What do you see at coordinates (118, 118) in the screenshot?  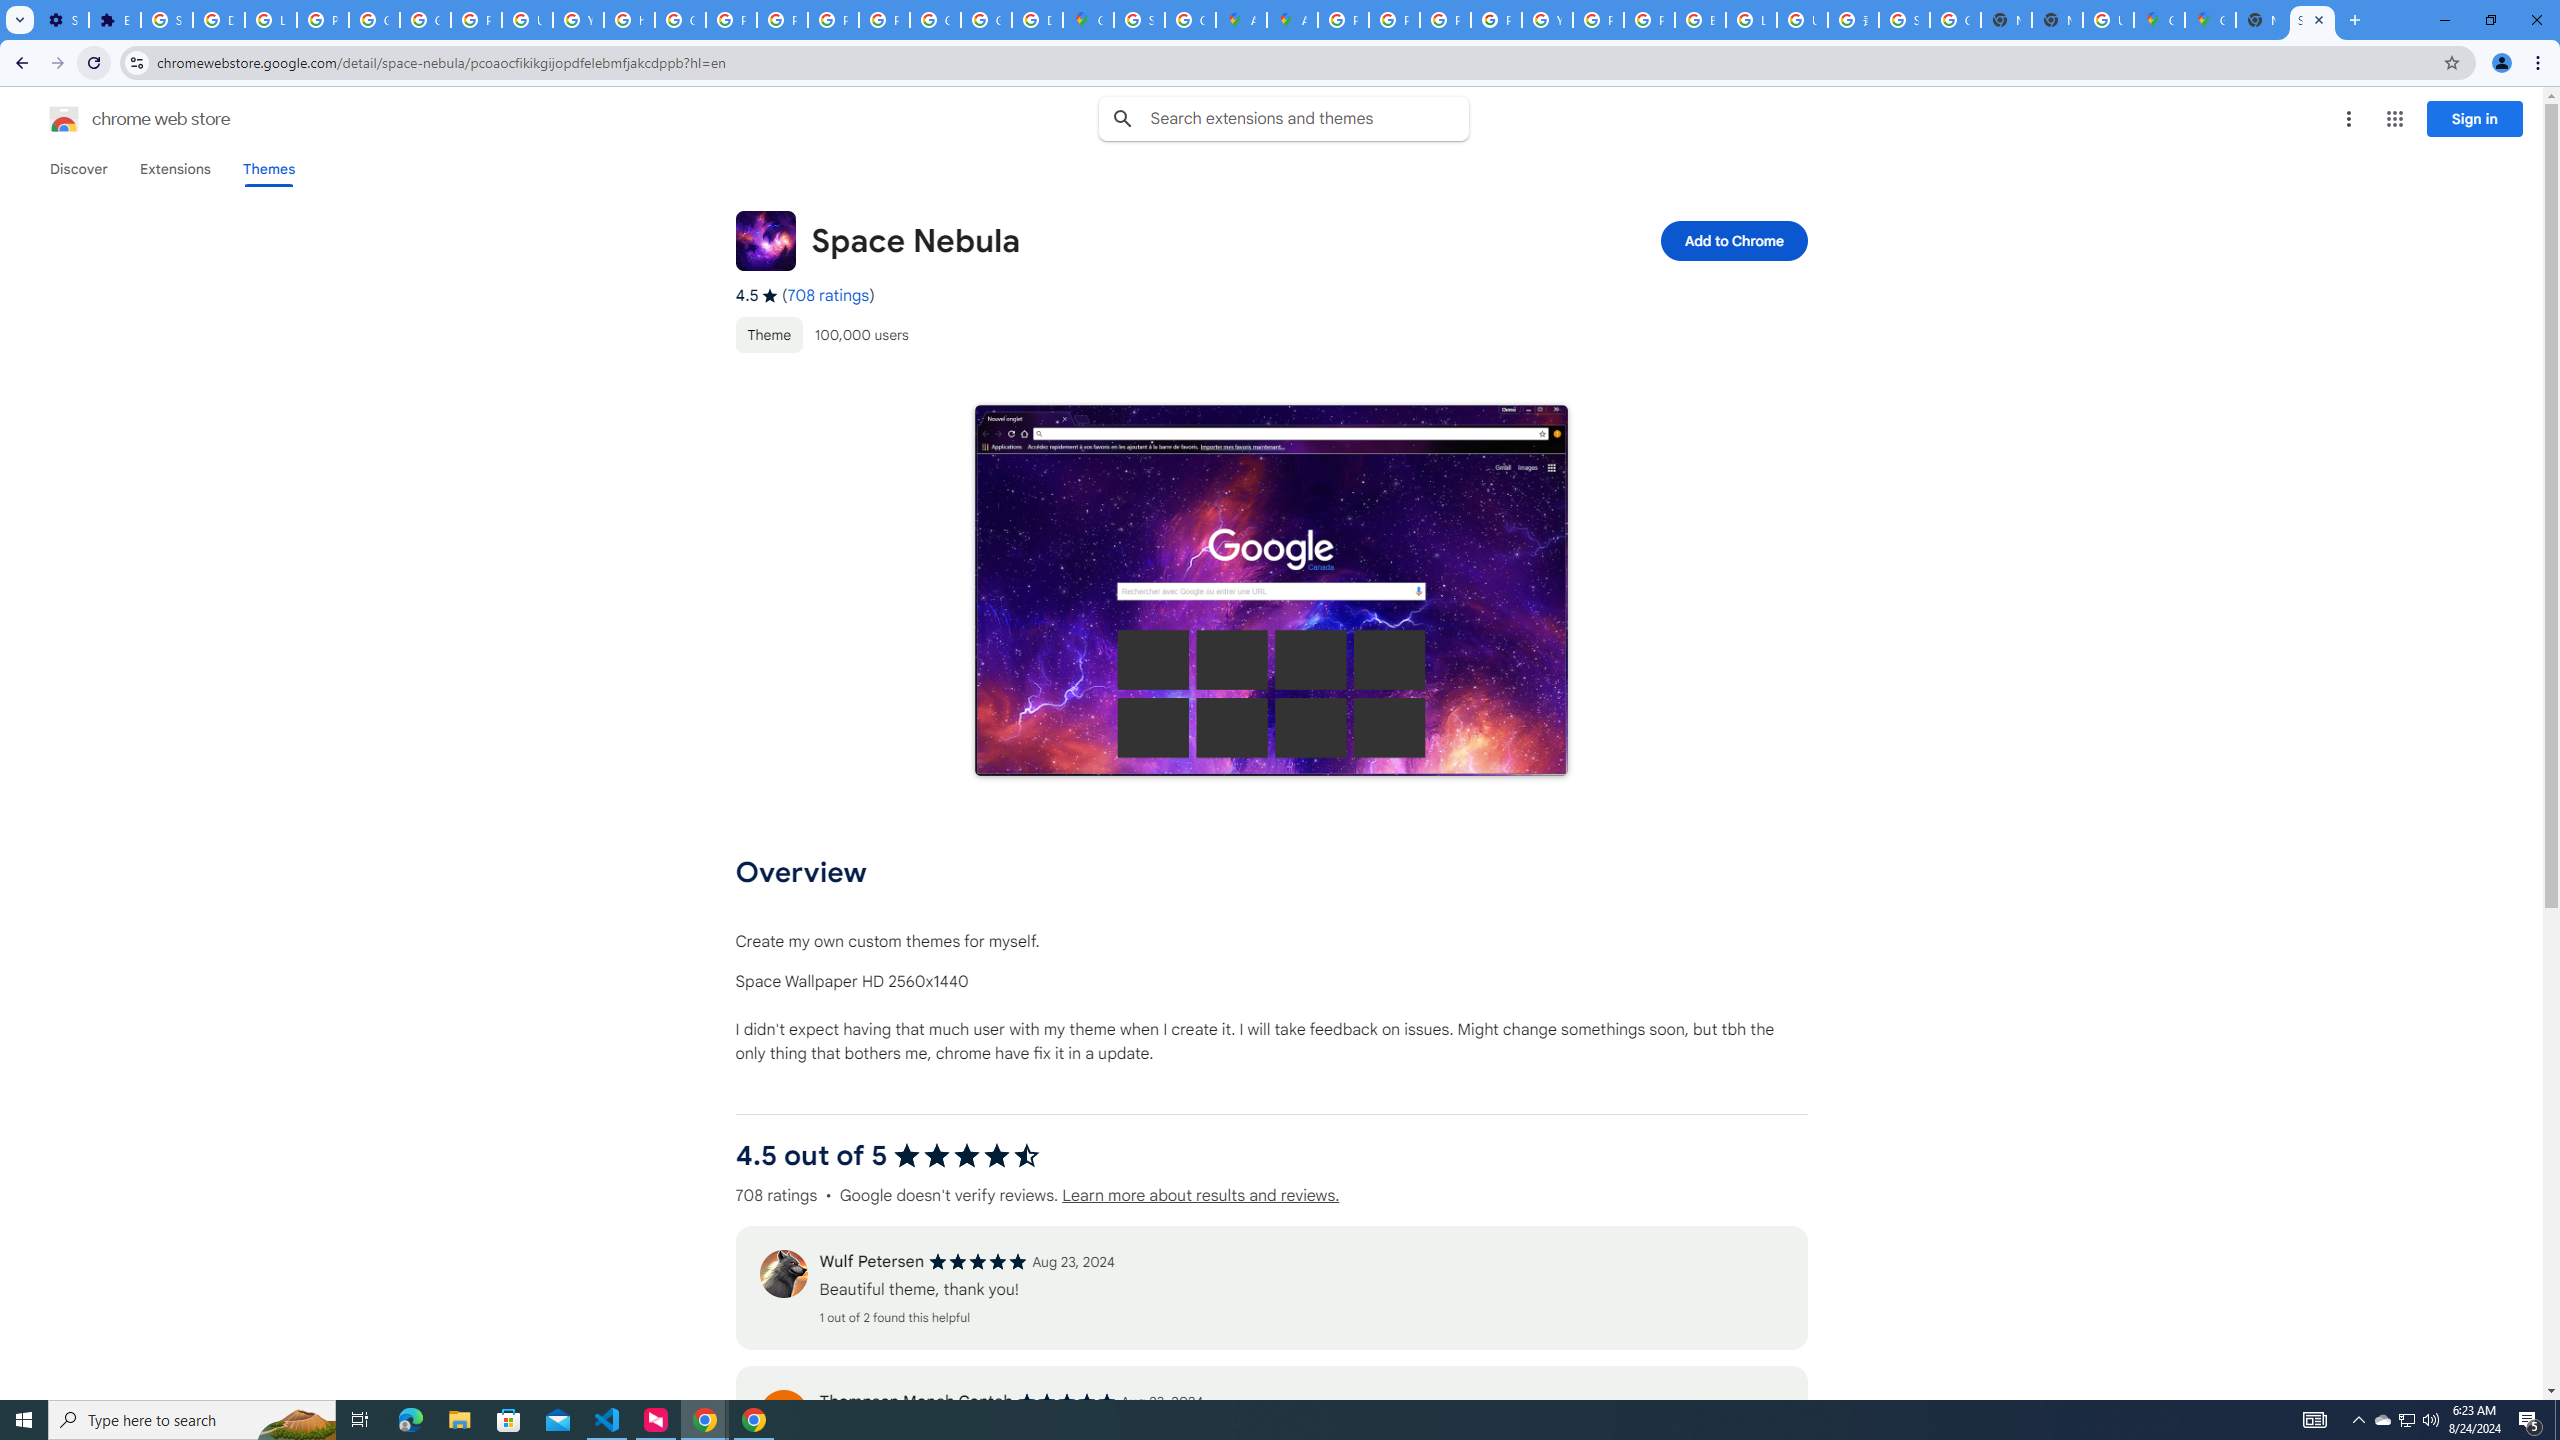 I see `'Chrome Web Store logo chrome web store'` at bounding box center [118, 118].